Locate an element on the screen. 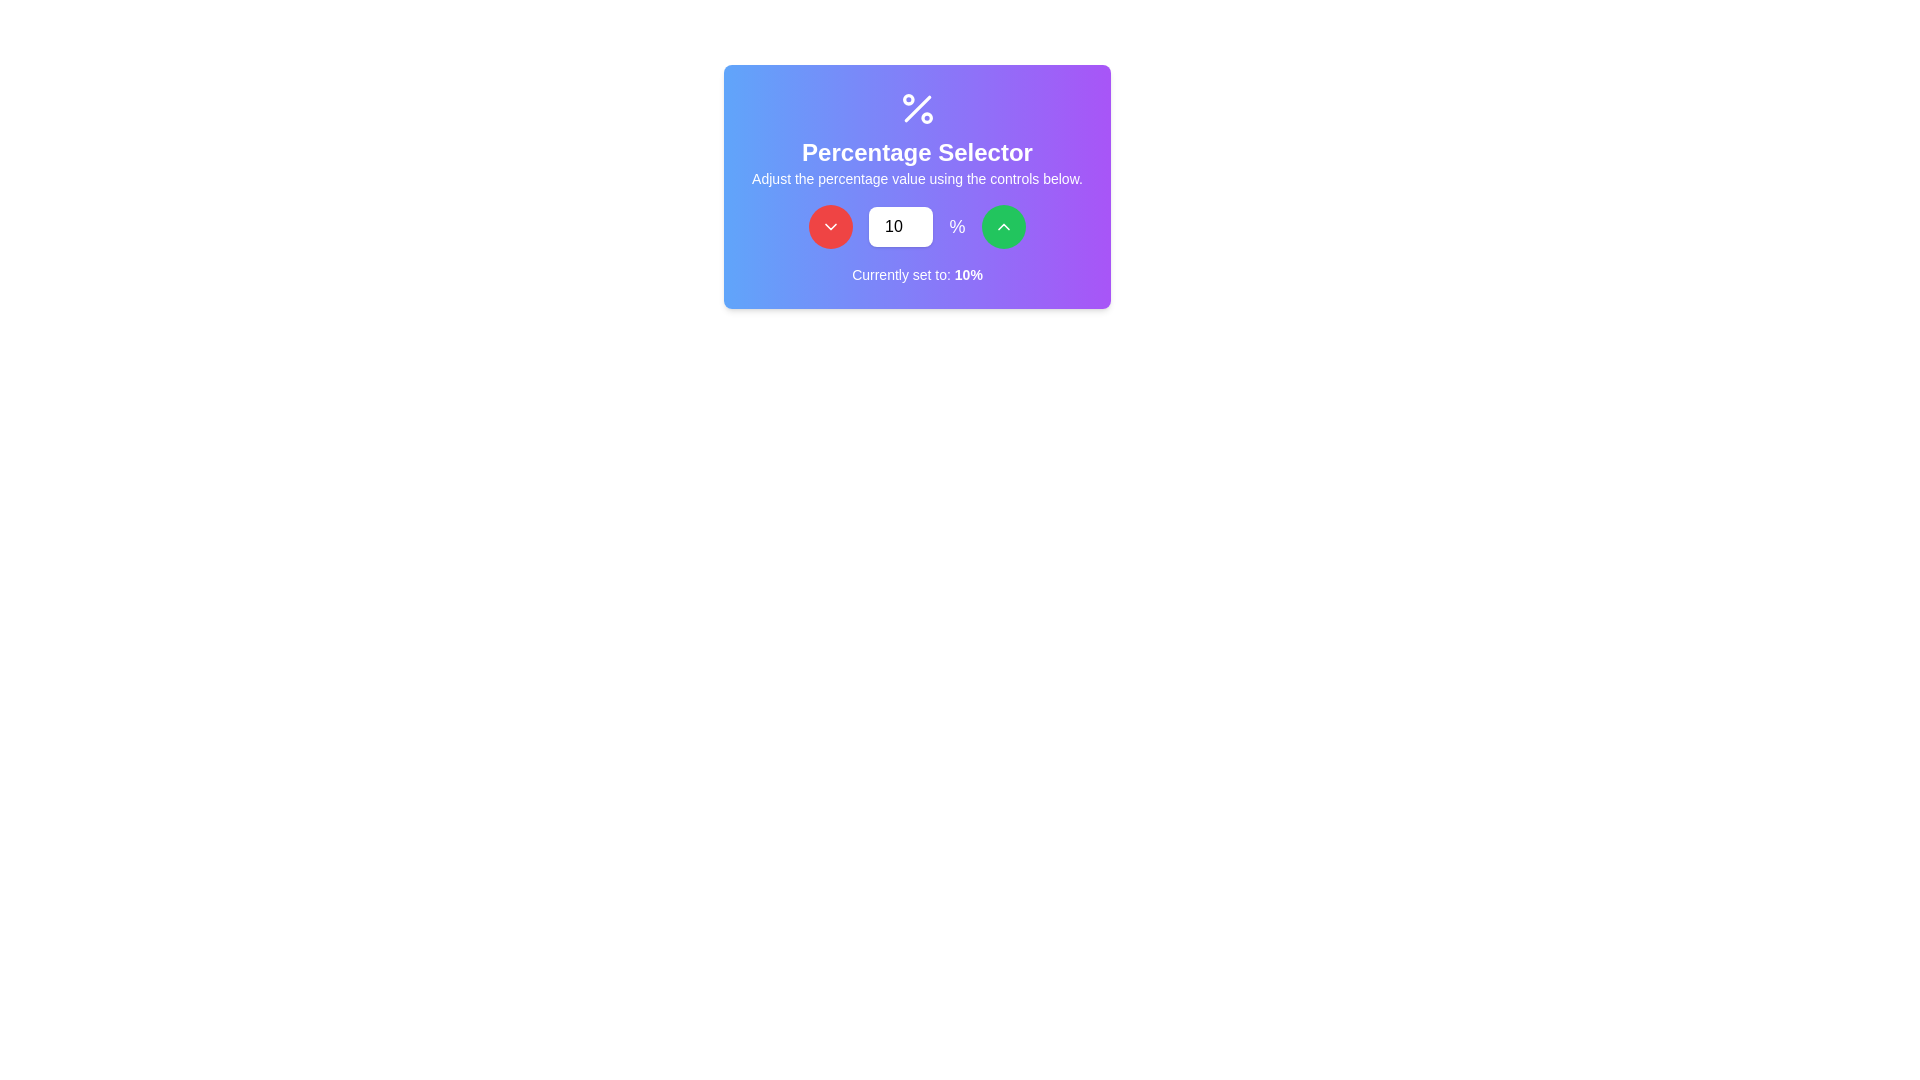  the decorative icon that indicates percentage operations, located at the top of the card above the 'Percentage Selector' text is located at coordinates (916, 108).